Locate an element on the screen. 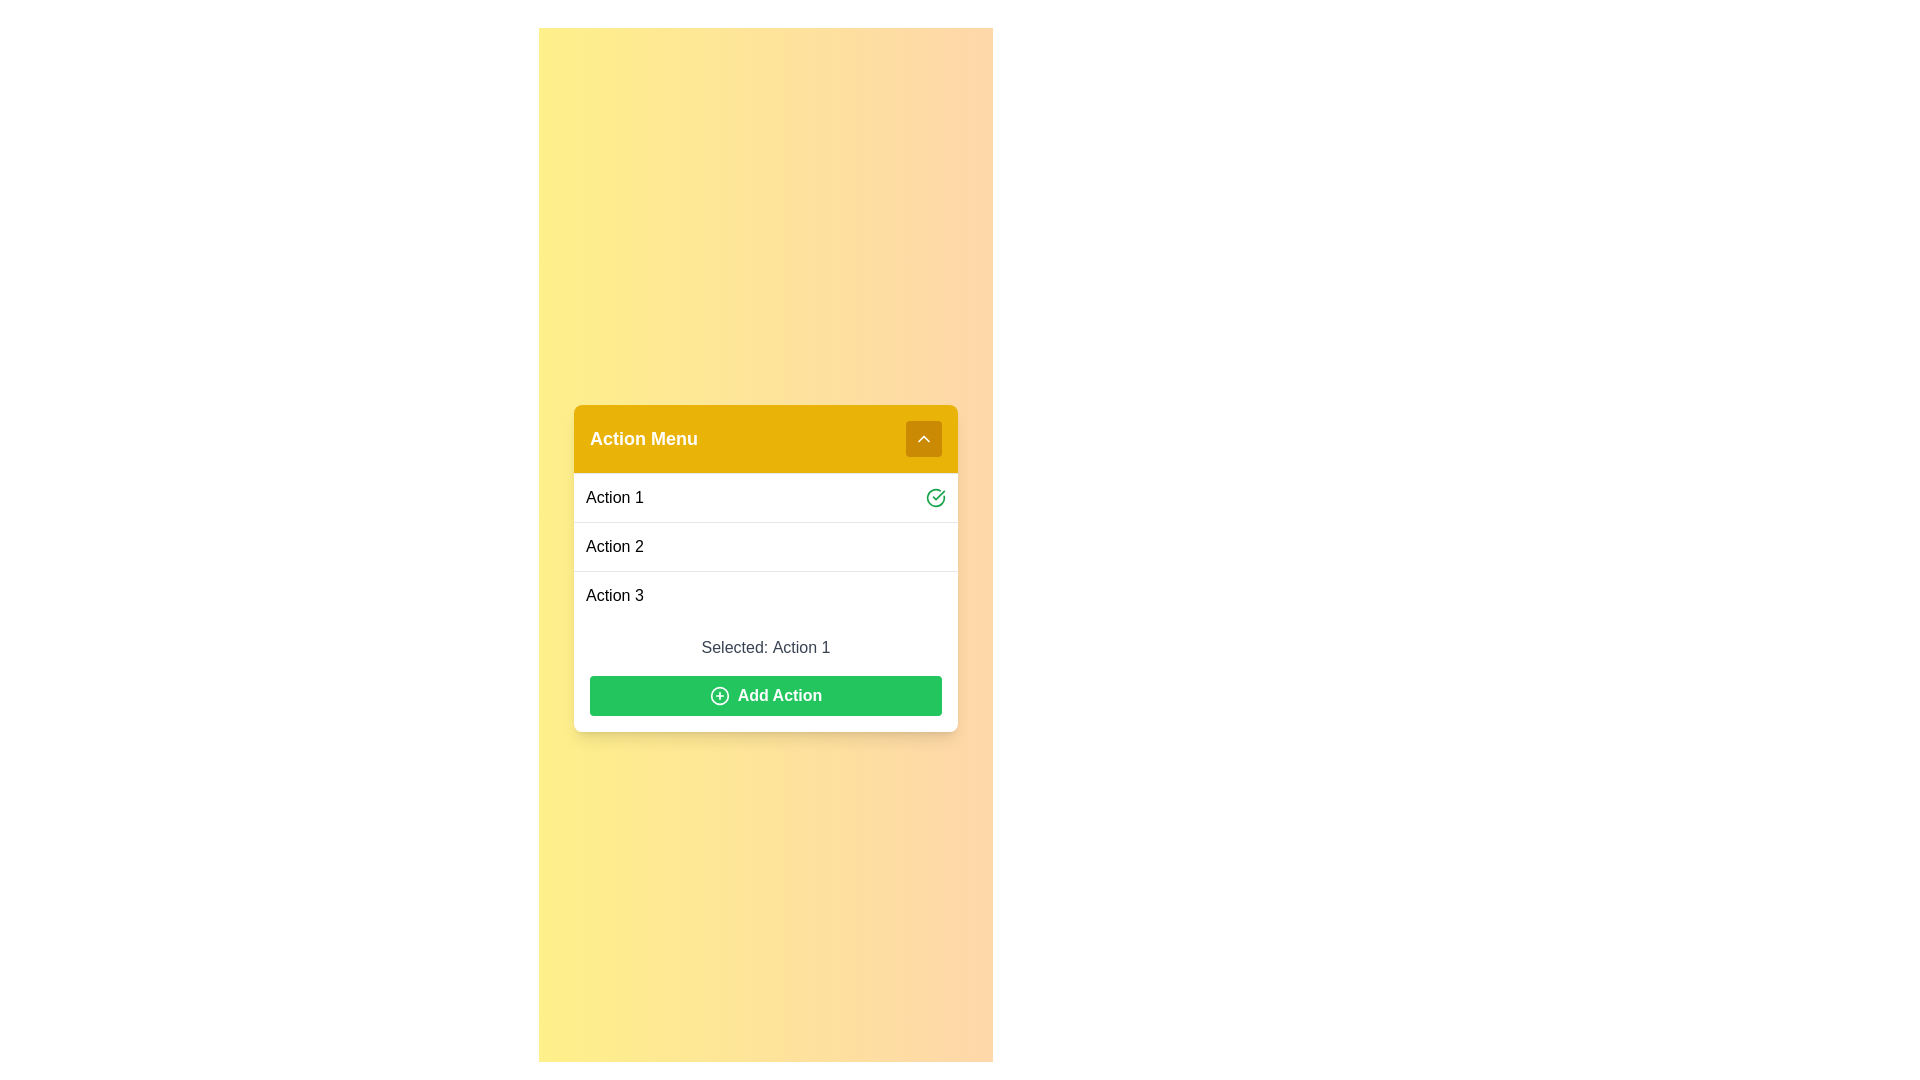 The width and height of the screenshot is (1920, 1080). the circular icon located at the center of the 'Add Action' button, which is part of the action menu is located at coordinates (719, 695).